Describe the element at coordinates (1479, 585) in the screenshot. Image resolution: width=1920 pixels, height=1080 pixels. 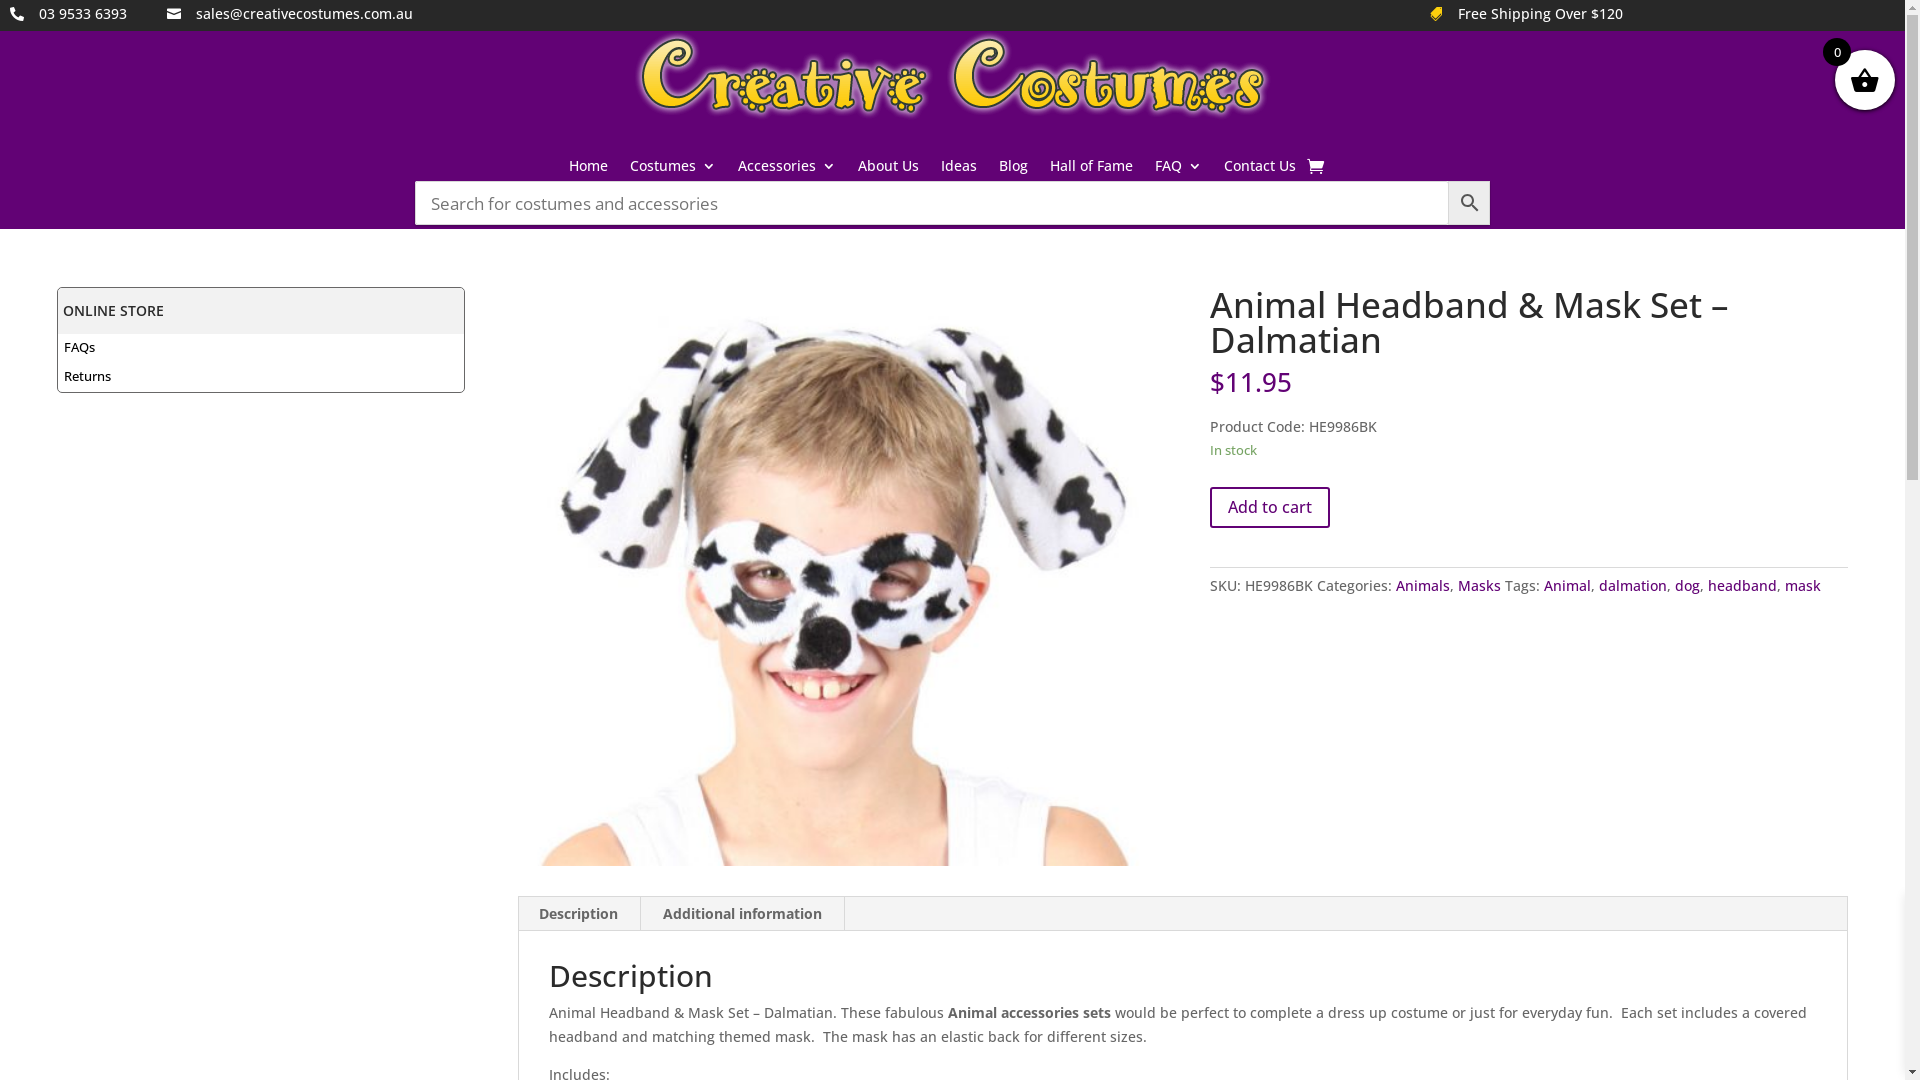
I see `'Masks'` at that location.